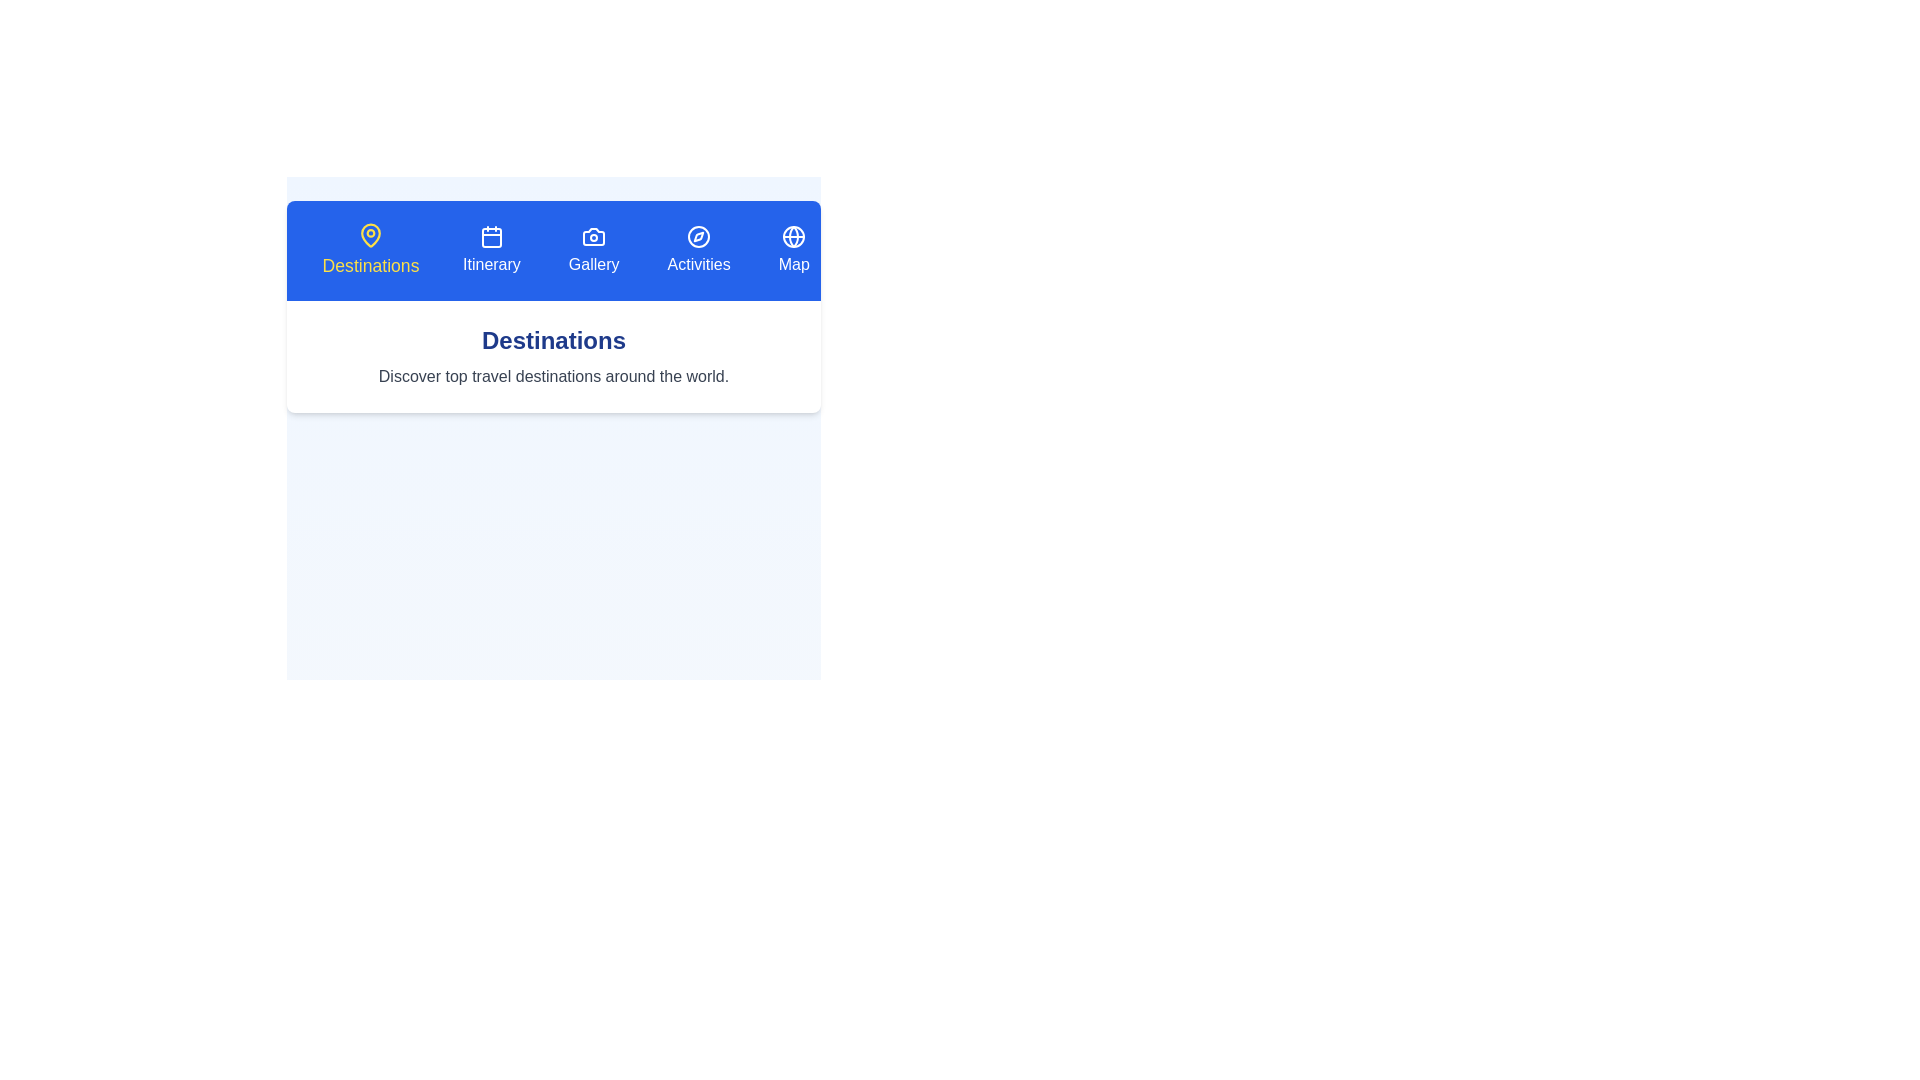 The width and height of the screenshot is (1920, 1080). What do you see at coordinates (491, 235) in the screenshot?
I see `the calendar icon located on the 'Itinerary' button, which is the second tab on the top navigation bar` at bounding box center [491, 235].